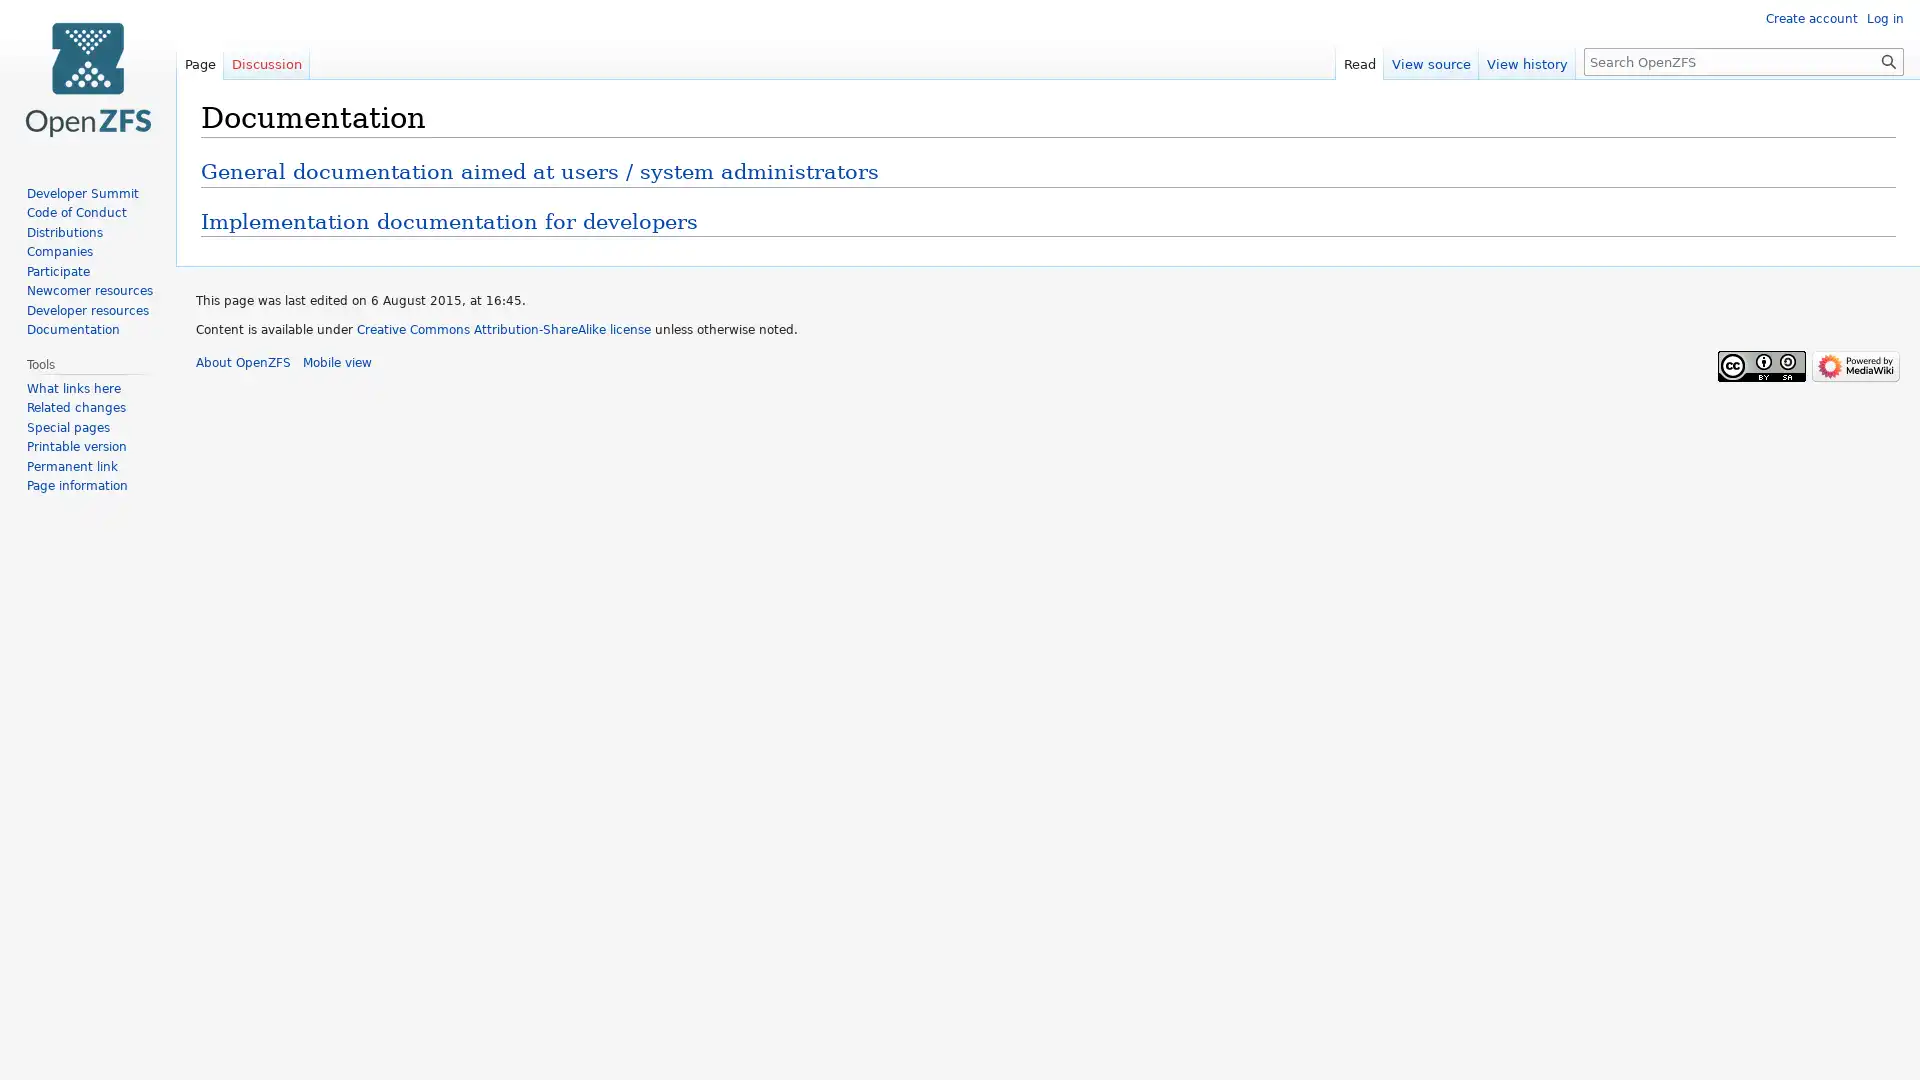 The height and width of the screenshot is (1080, 1920). I want to click on Search, so click(1888, 60).